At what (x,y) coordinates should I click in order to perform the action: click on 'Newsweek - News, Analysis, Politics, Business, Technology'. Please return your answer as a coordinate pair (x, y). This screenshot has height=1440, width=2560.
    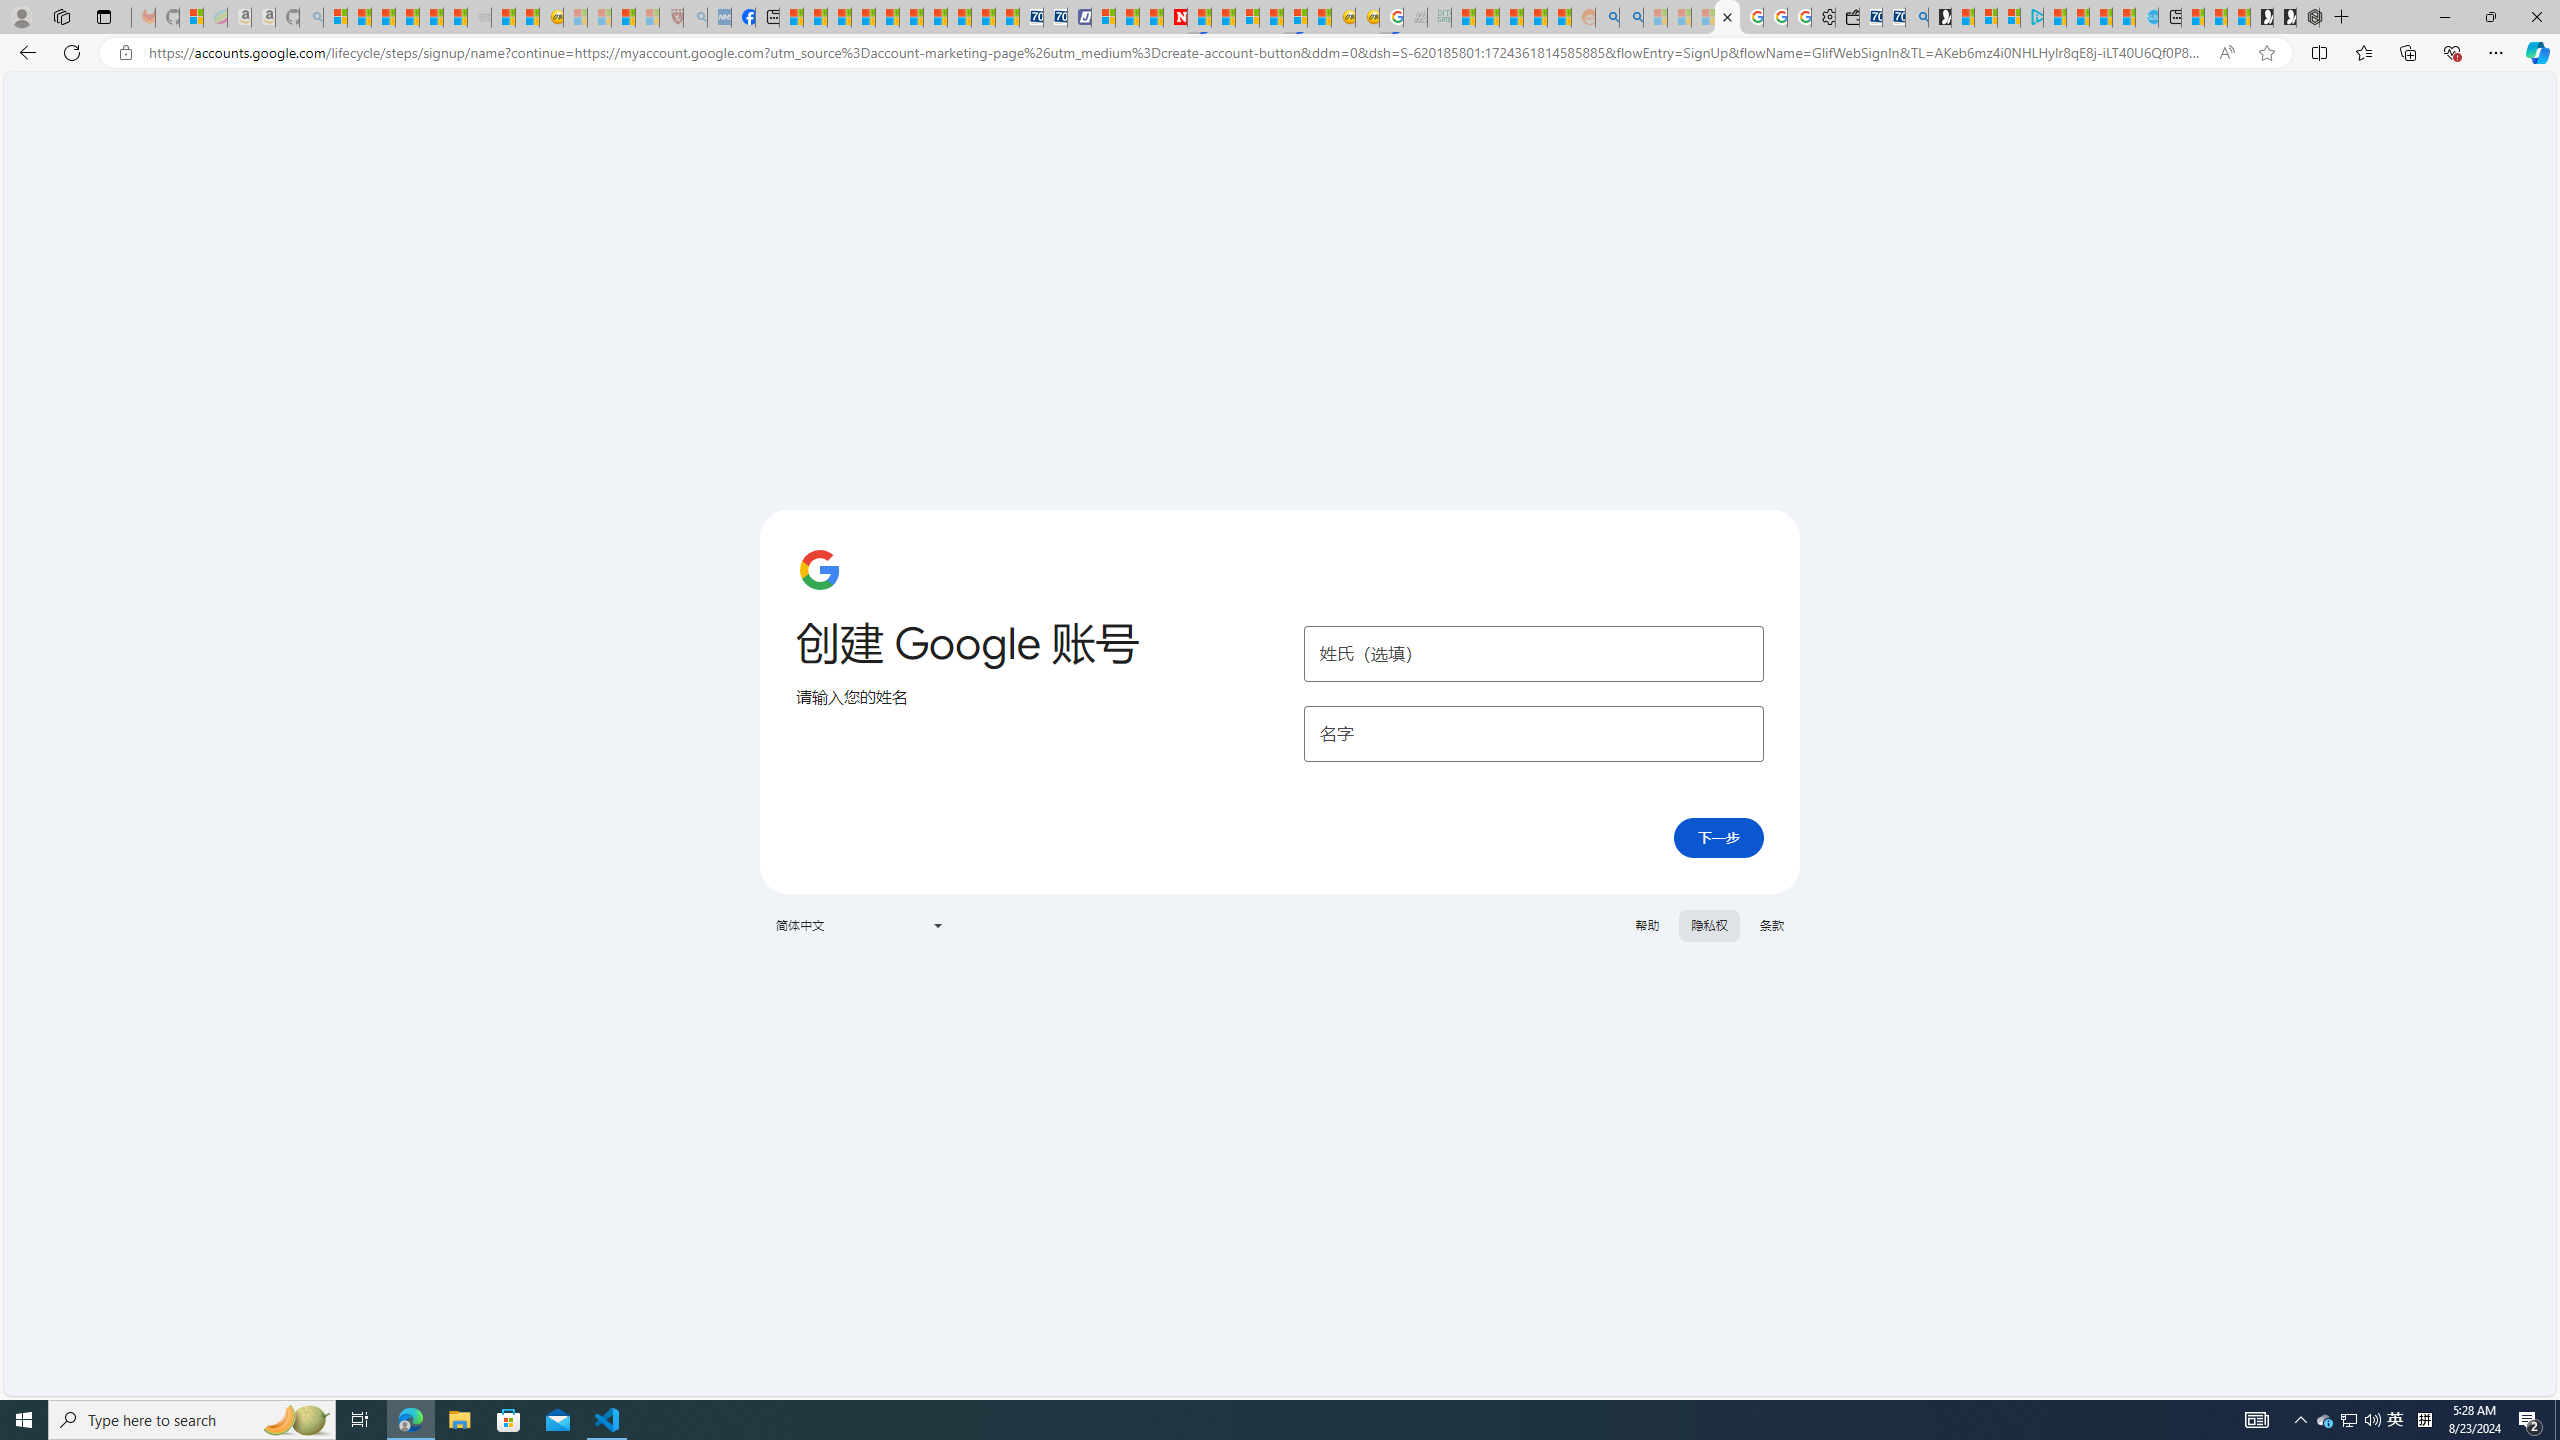
    Looking at the image, I should click on (1174, 16).